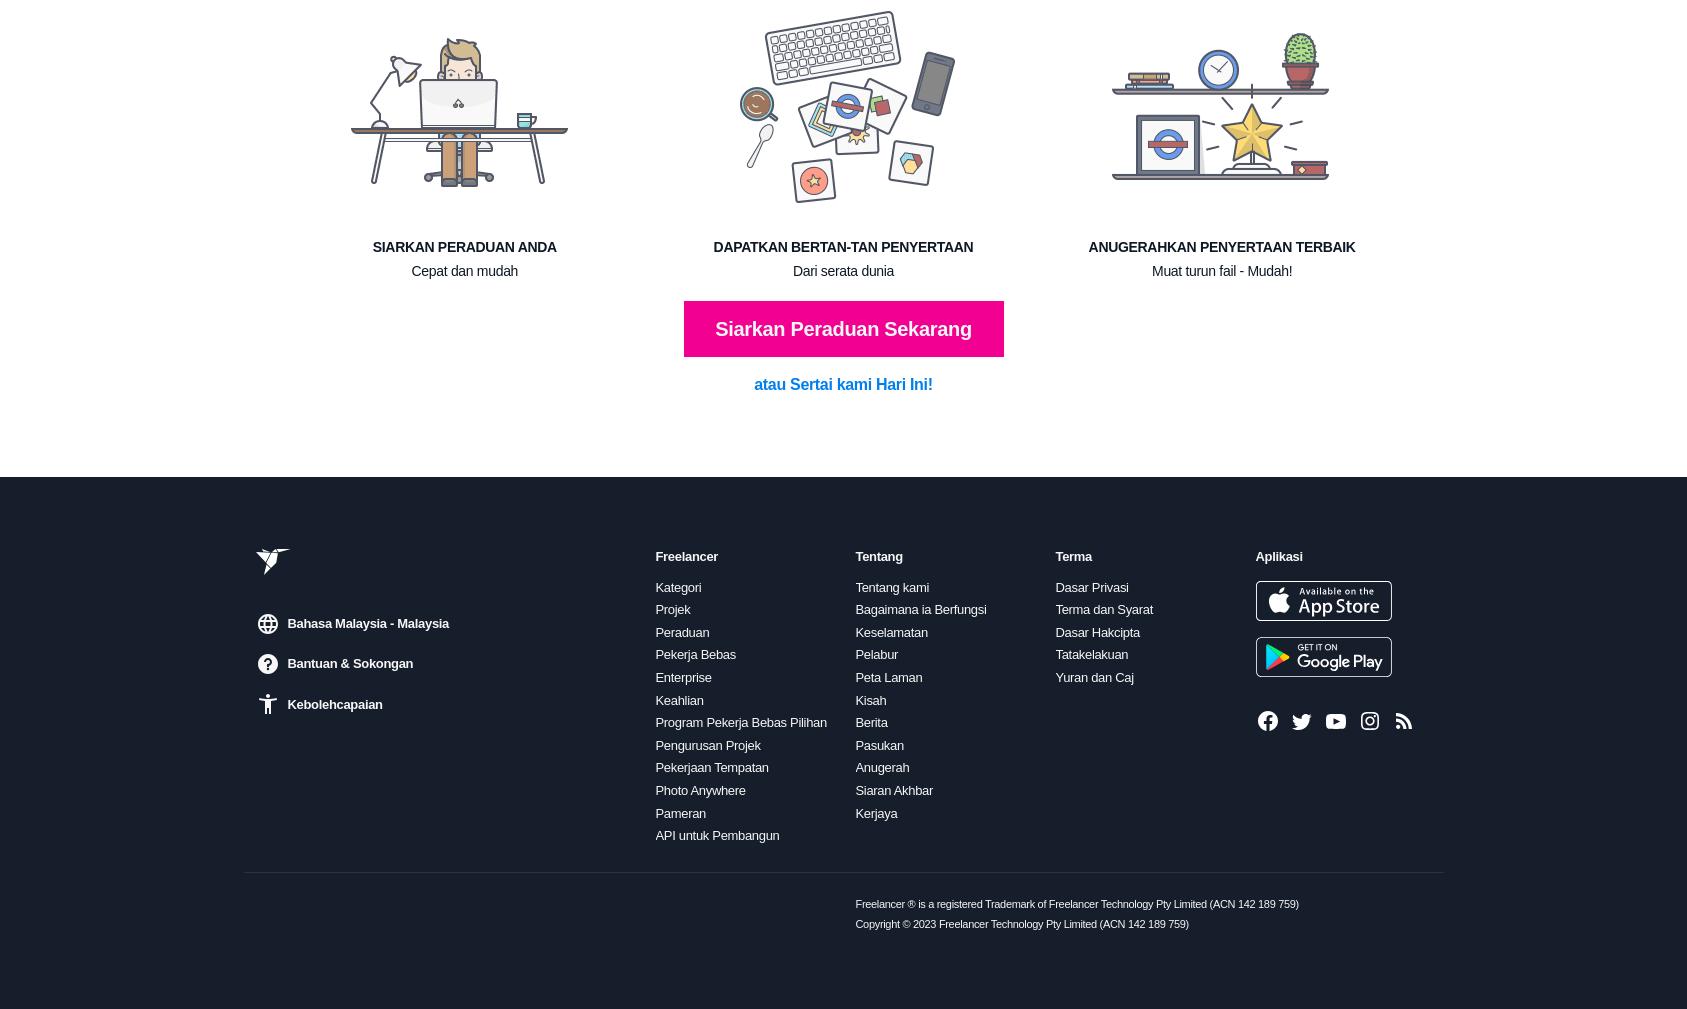 This screenshot has width=1687, height=1009. Describe the element at coordinates (655, 767) in the screenshot. I see `'Pekerjaan Tempatan'` at that location.